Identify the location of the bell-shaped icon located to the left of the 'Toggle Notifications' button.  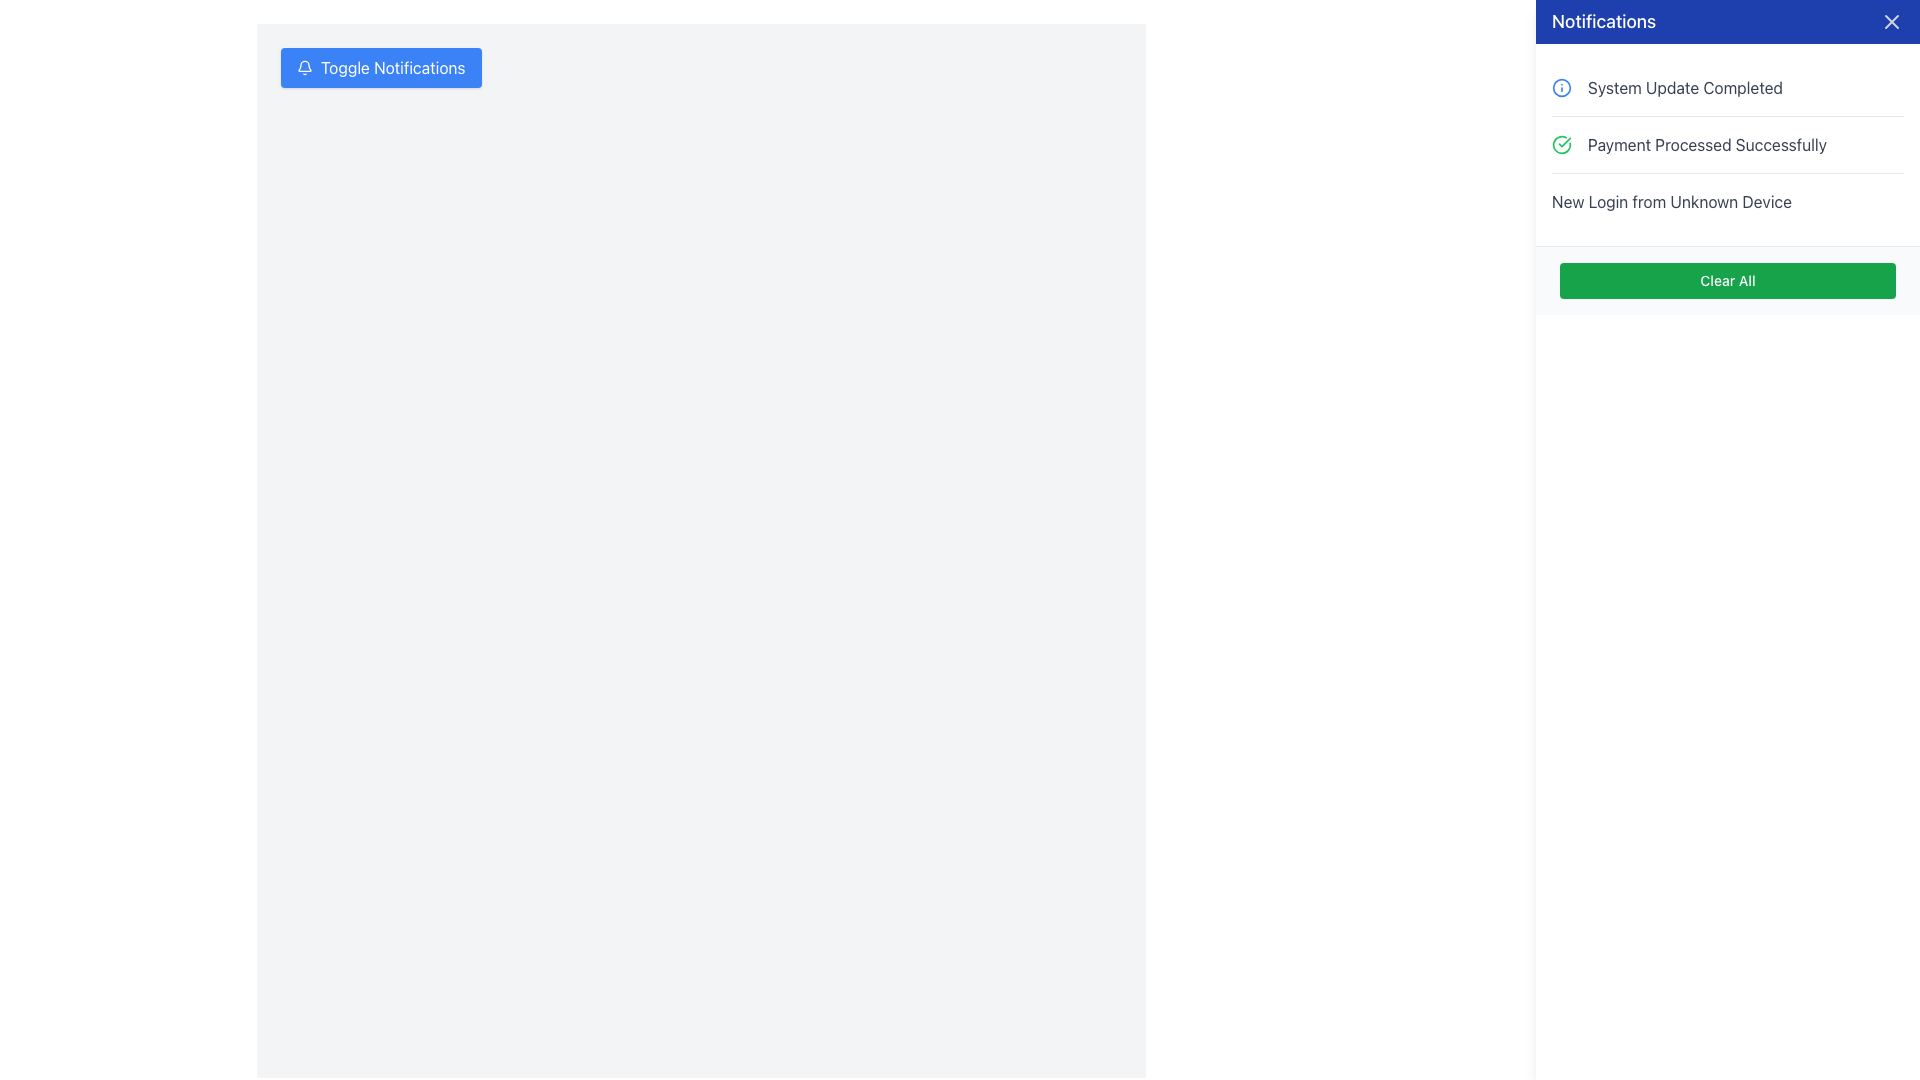
(304, 67).